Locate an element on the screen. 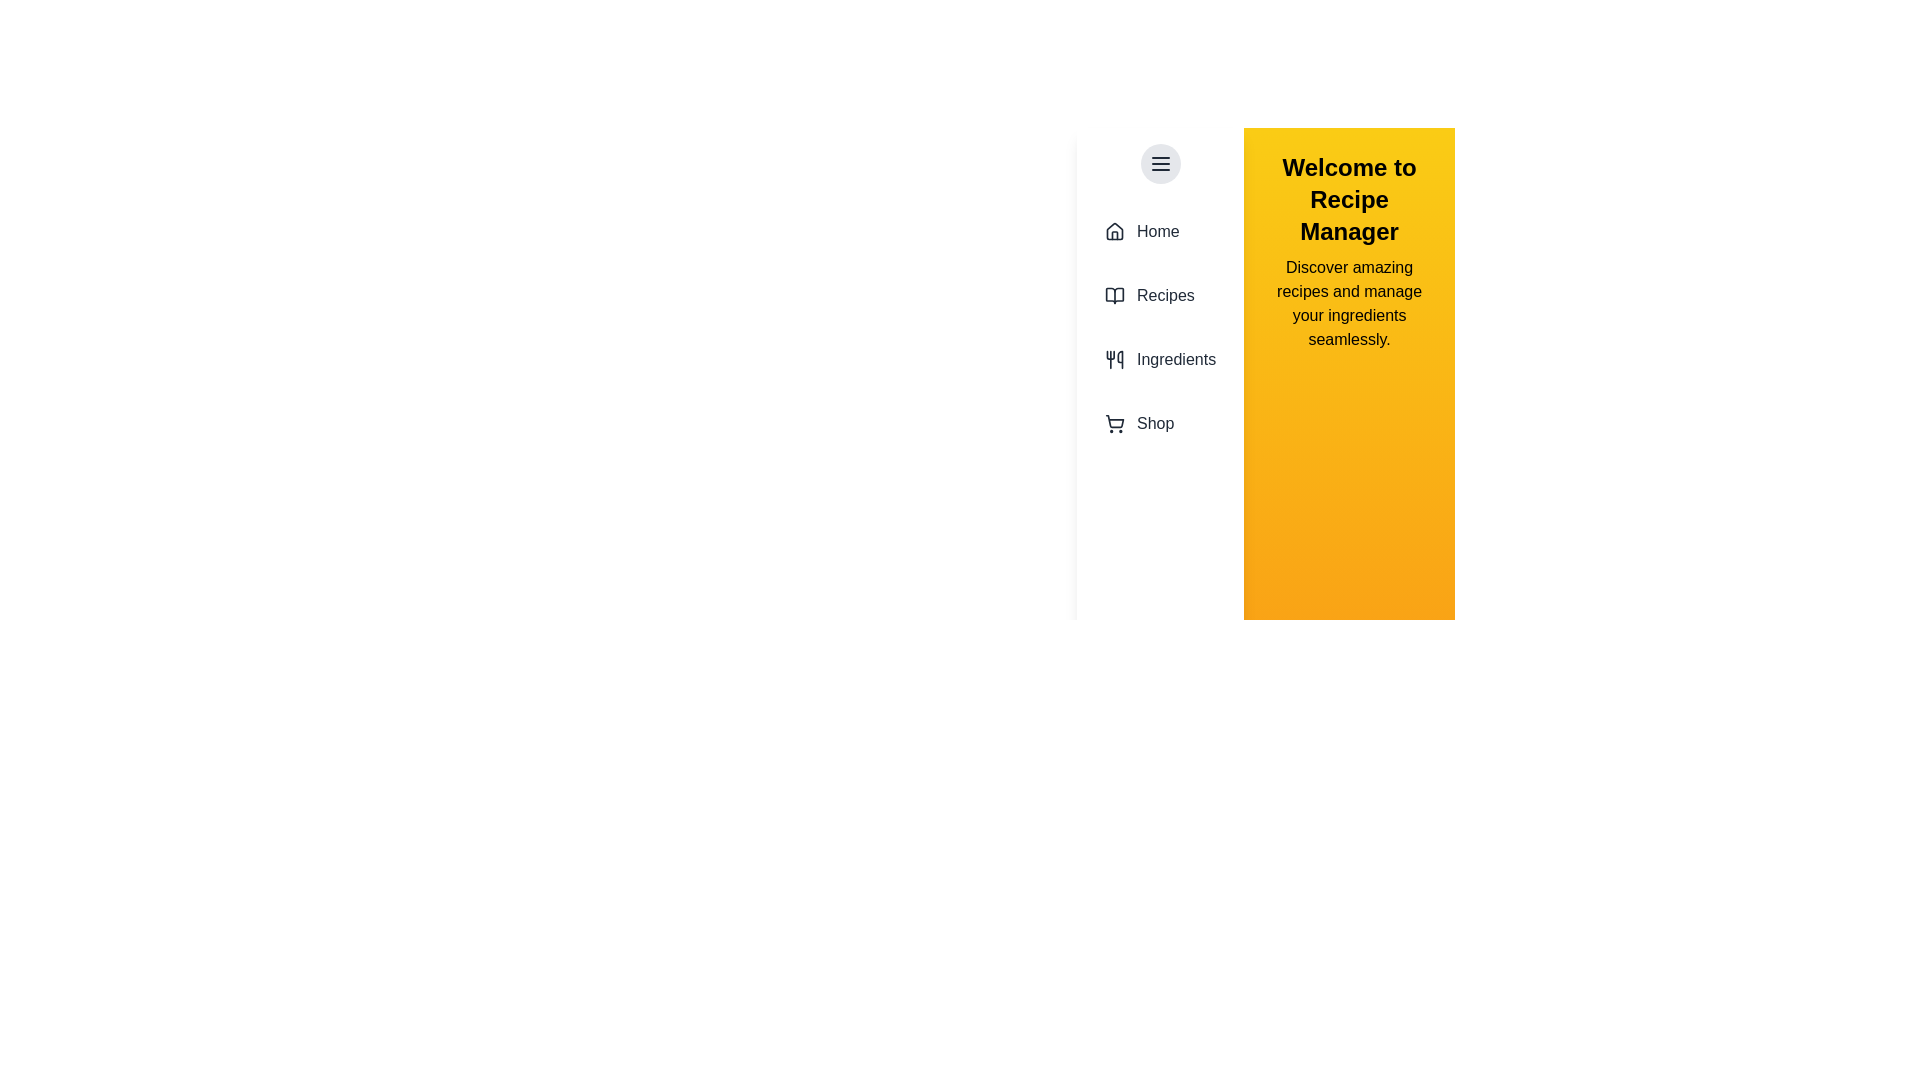 This screenshot has width=1920, height=1080. the drawer item labeled Ingredients to reveal additional information is located at coordinates (1160, 358).